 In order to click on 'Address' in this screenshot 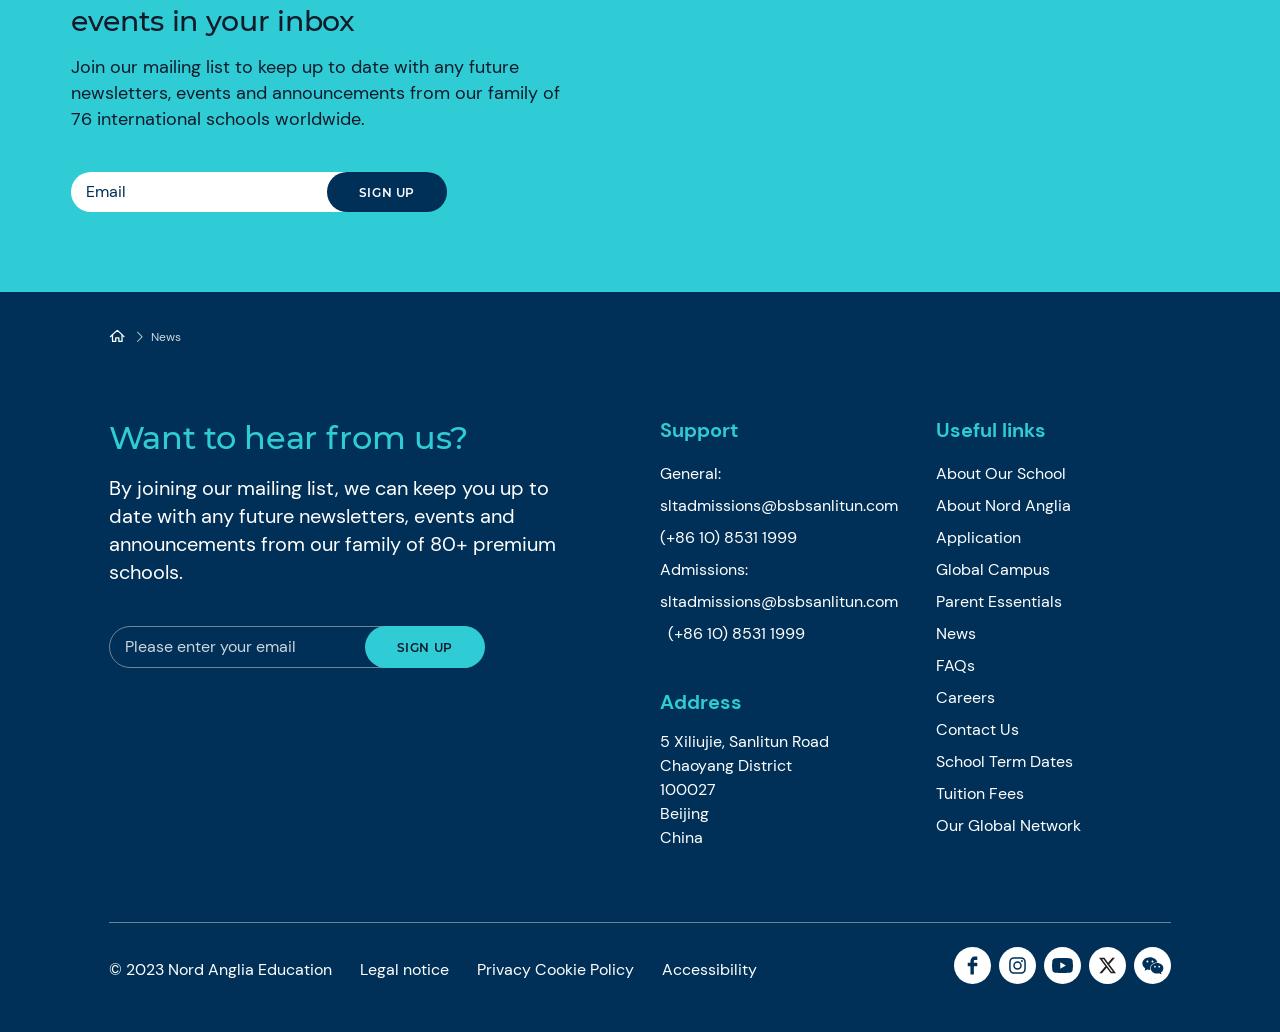, I will do `click(701, 700)`.